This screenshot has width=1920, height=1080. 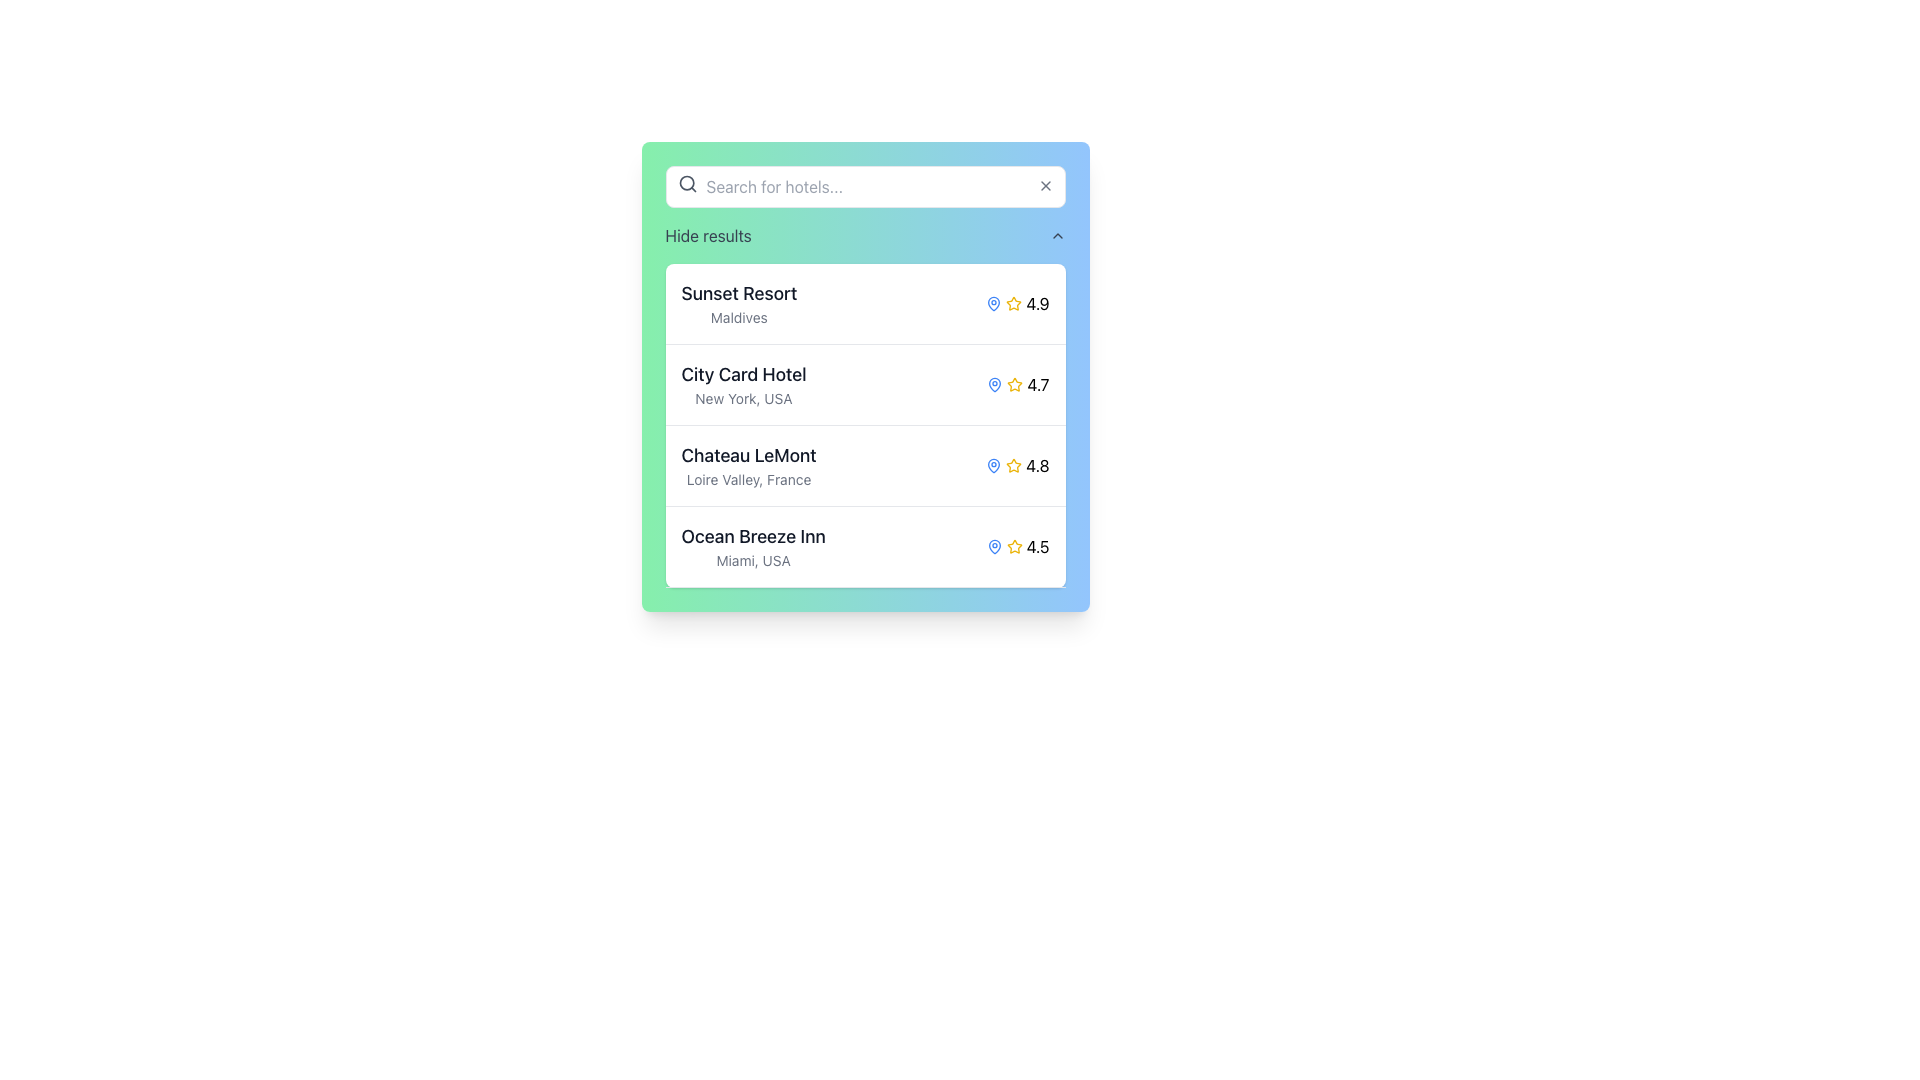 What do you see at coordinates (994, 466) in the screenshot?
I see `the blue location pin icon representing the 'Chateau LeMont' hotel, which is located in the third row of the hotel list, to the right of its text description and above its star rating indicator` at bounding box center [994, 466].